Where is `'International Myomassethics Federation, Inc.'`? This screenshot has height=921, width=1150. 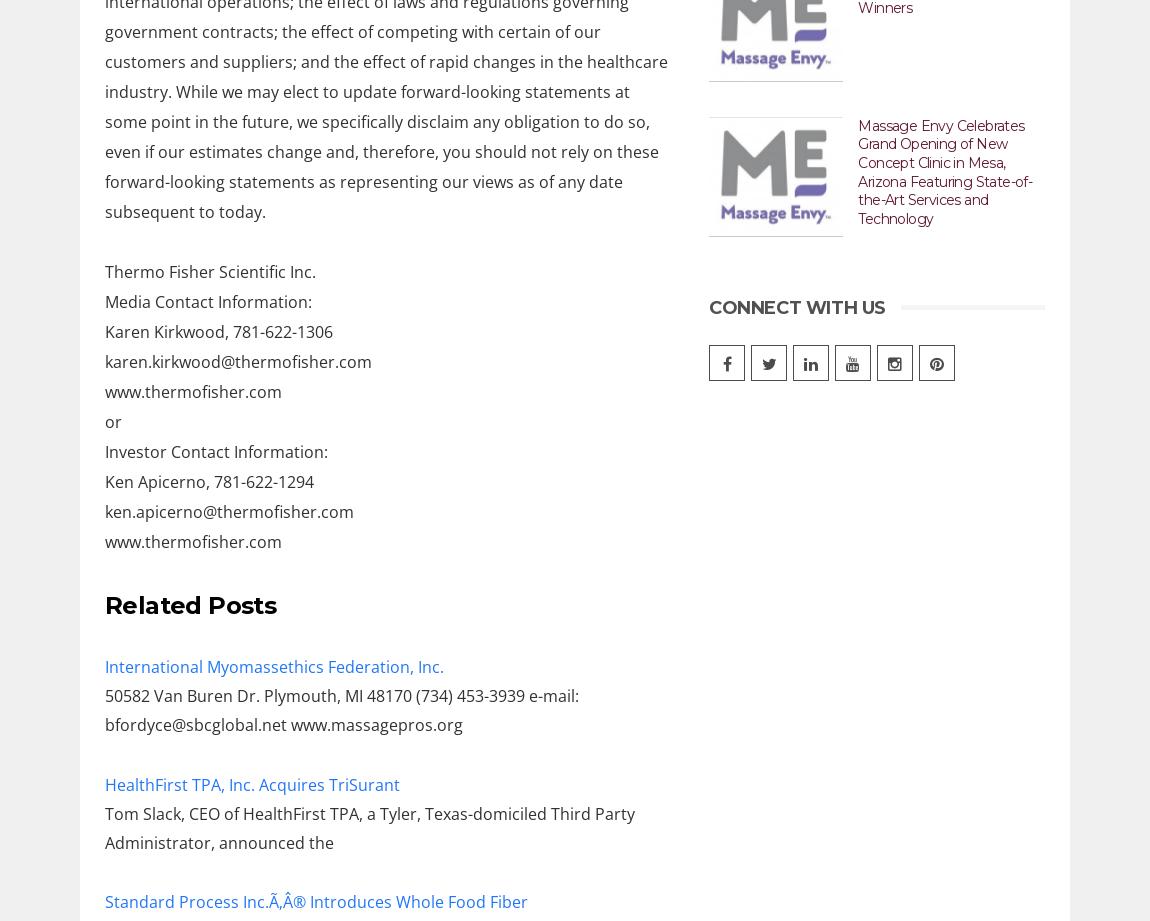 'International Myomassethics Federation, Inc.' is located at coordinates (273, 666).